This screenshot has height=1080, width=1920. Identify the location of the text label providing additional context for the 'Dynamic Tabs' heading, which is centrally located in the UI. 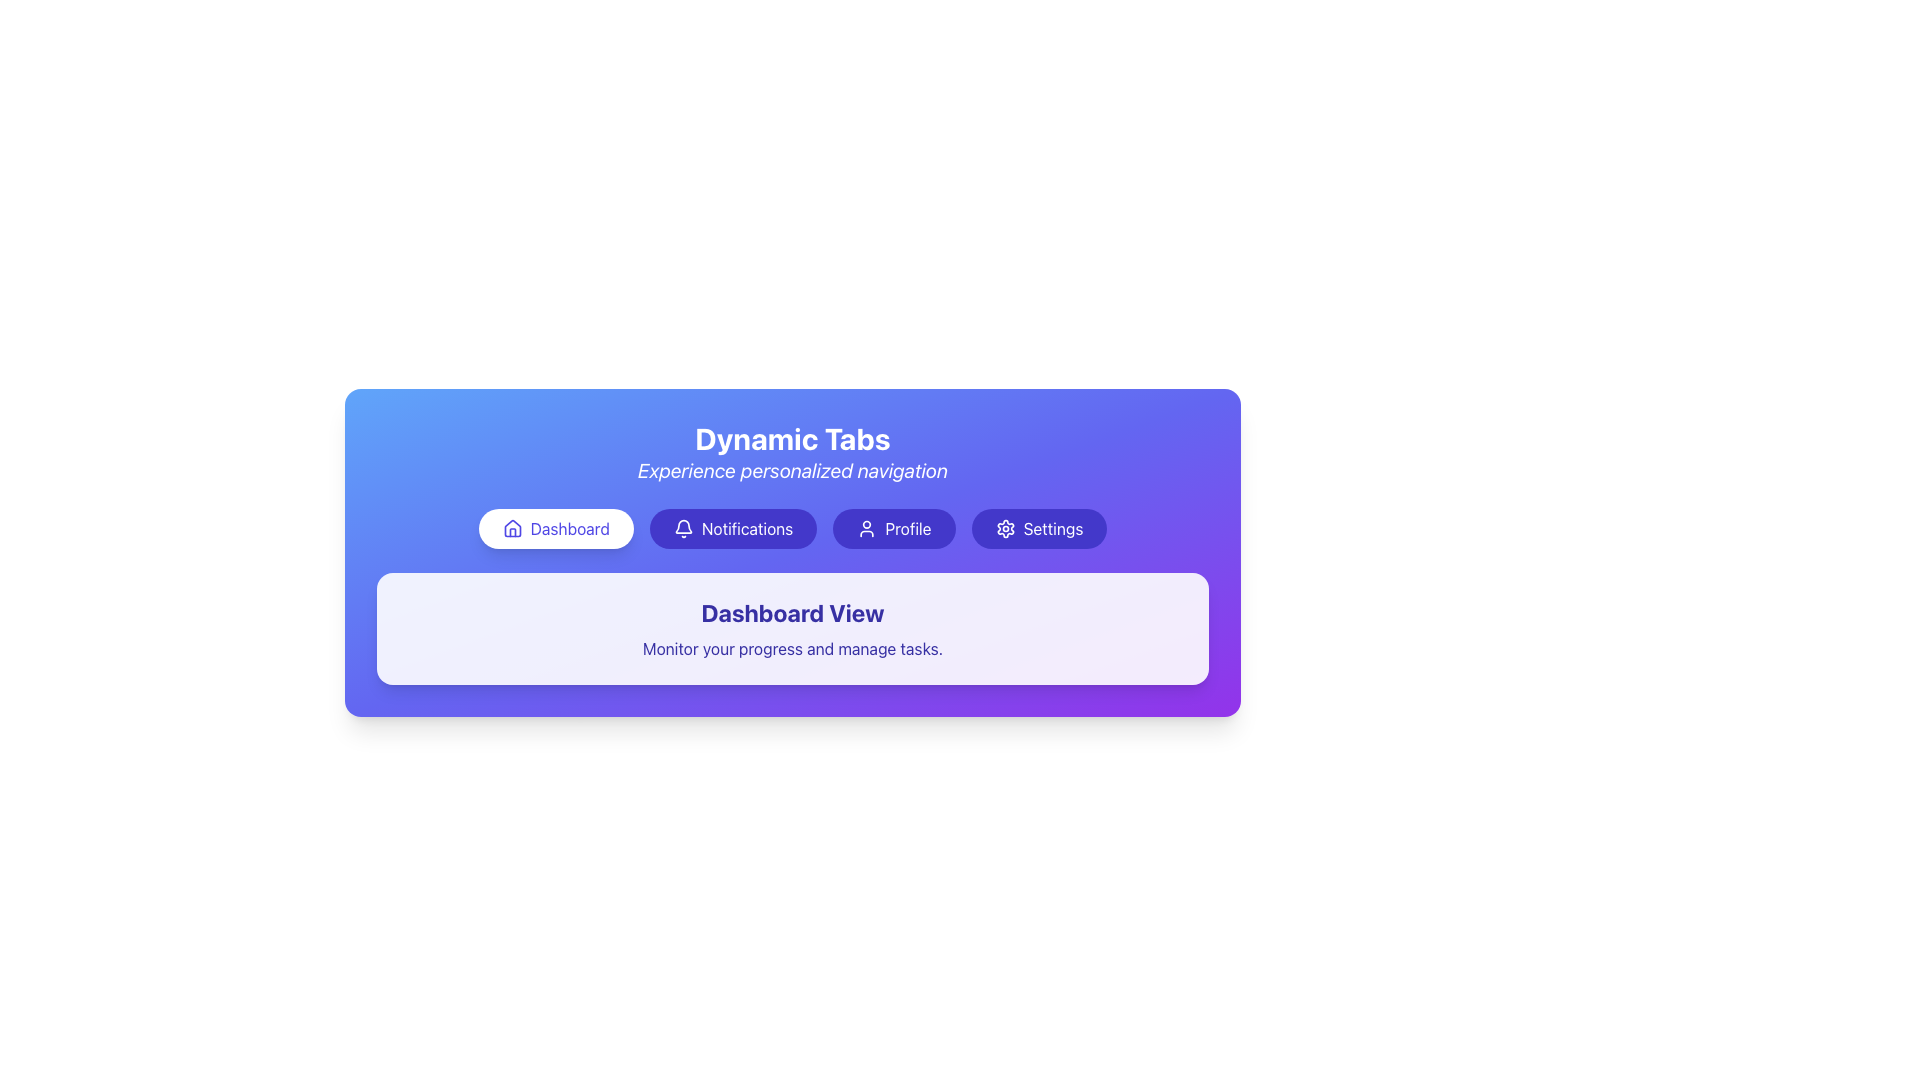
(791, 470).